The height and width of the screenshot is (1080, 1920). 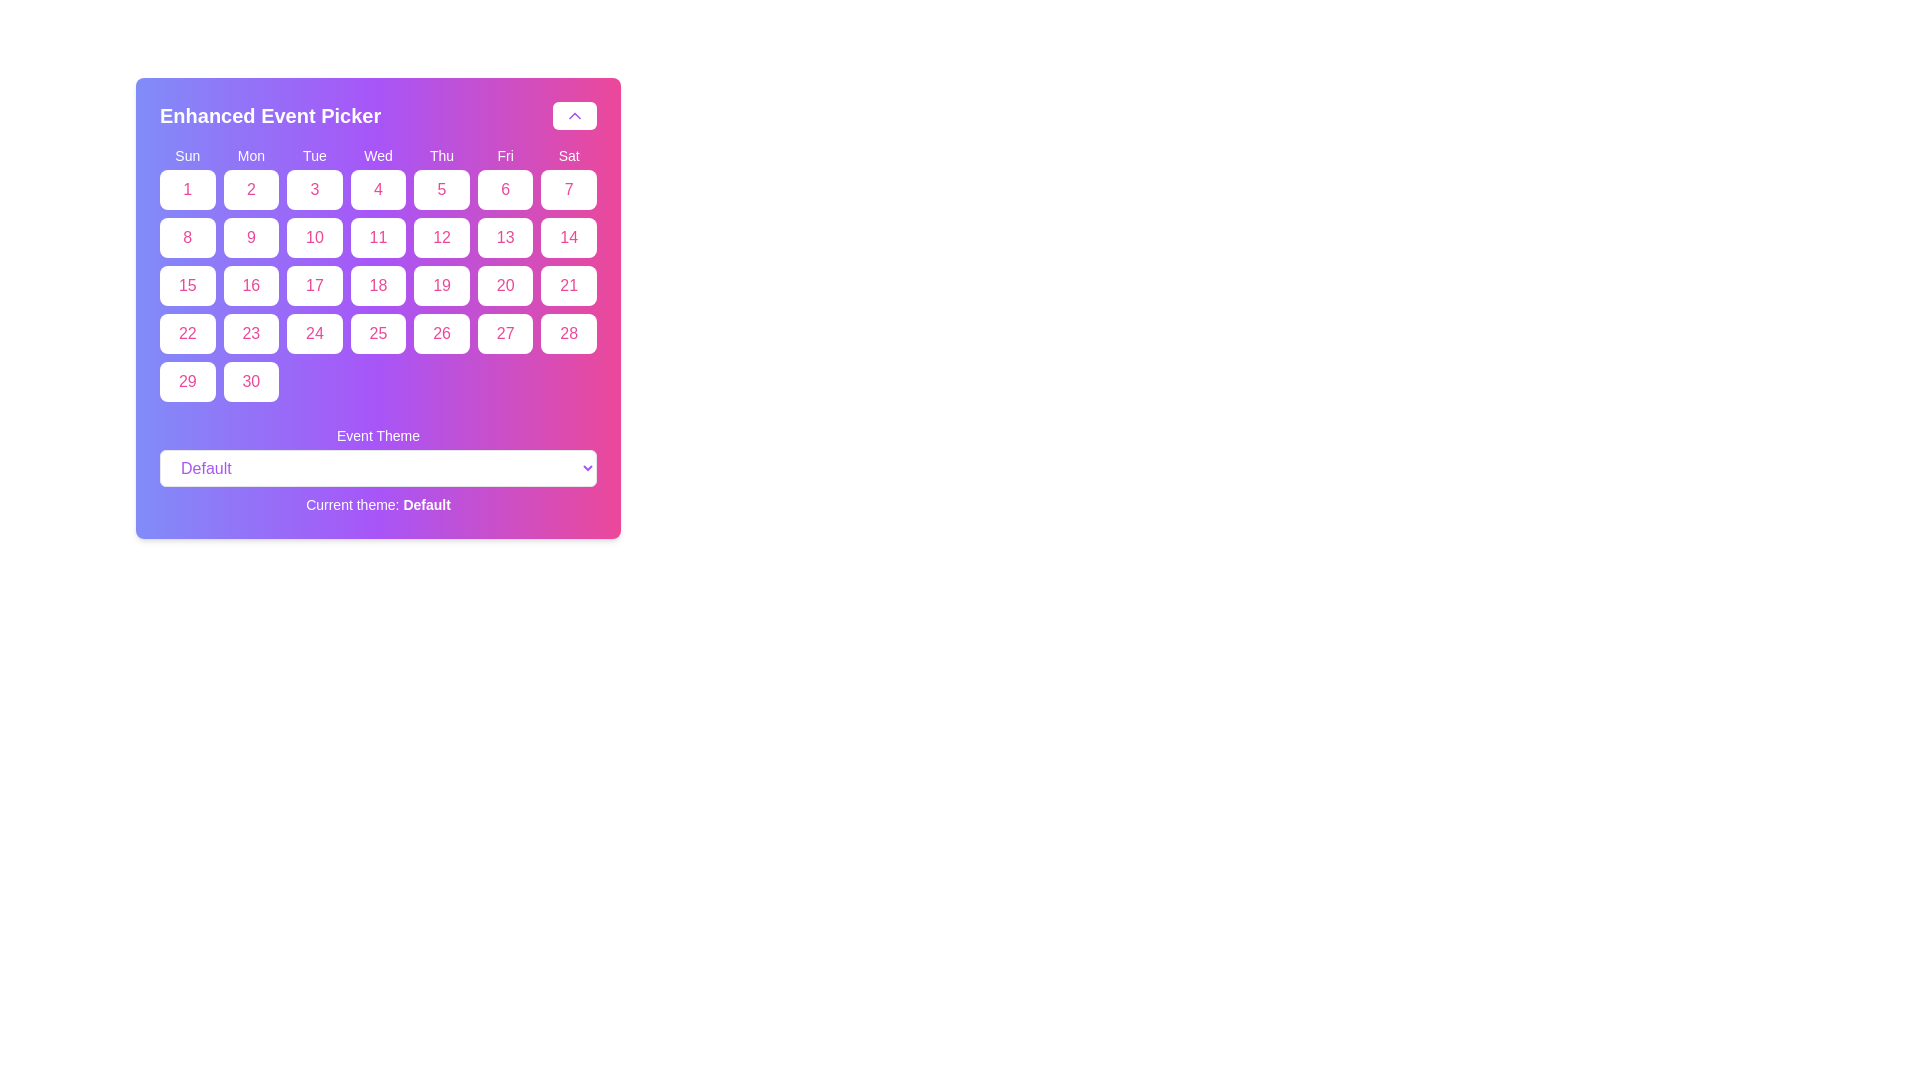 I want to click on the text label displaying 'Event Theme', which is styled with a small font size and medium weight, located centrally above the dropdown labeled 'Default', so click(x=378, y=434).